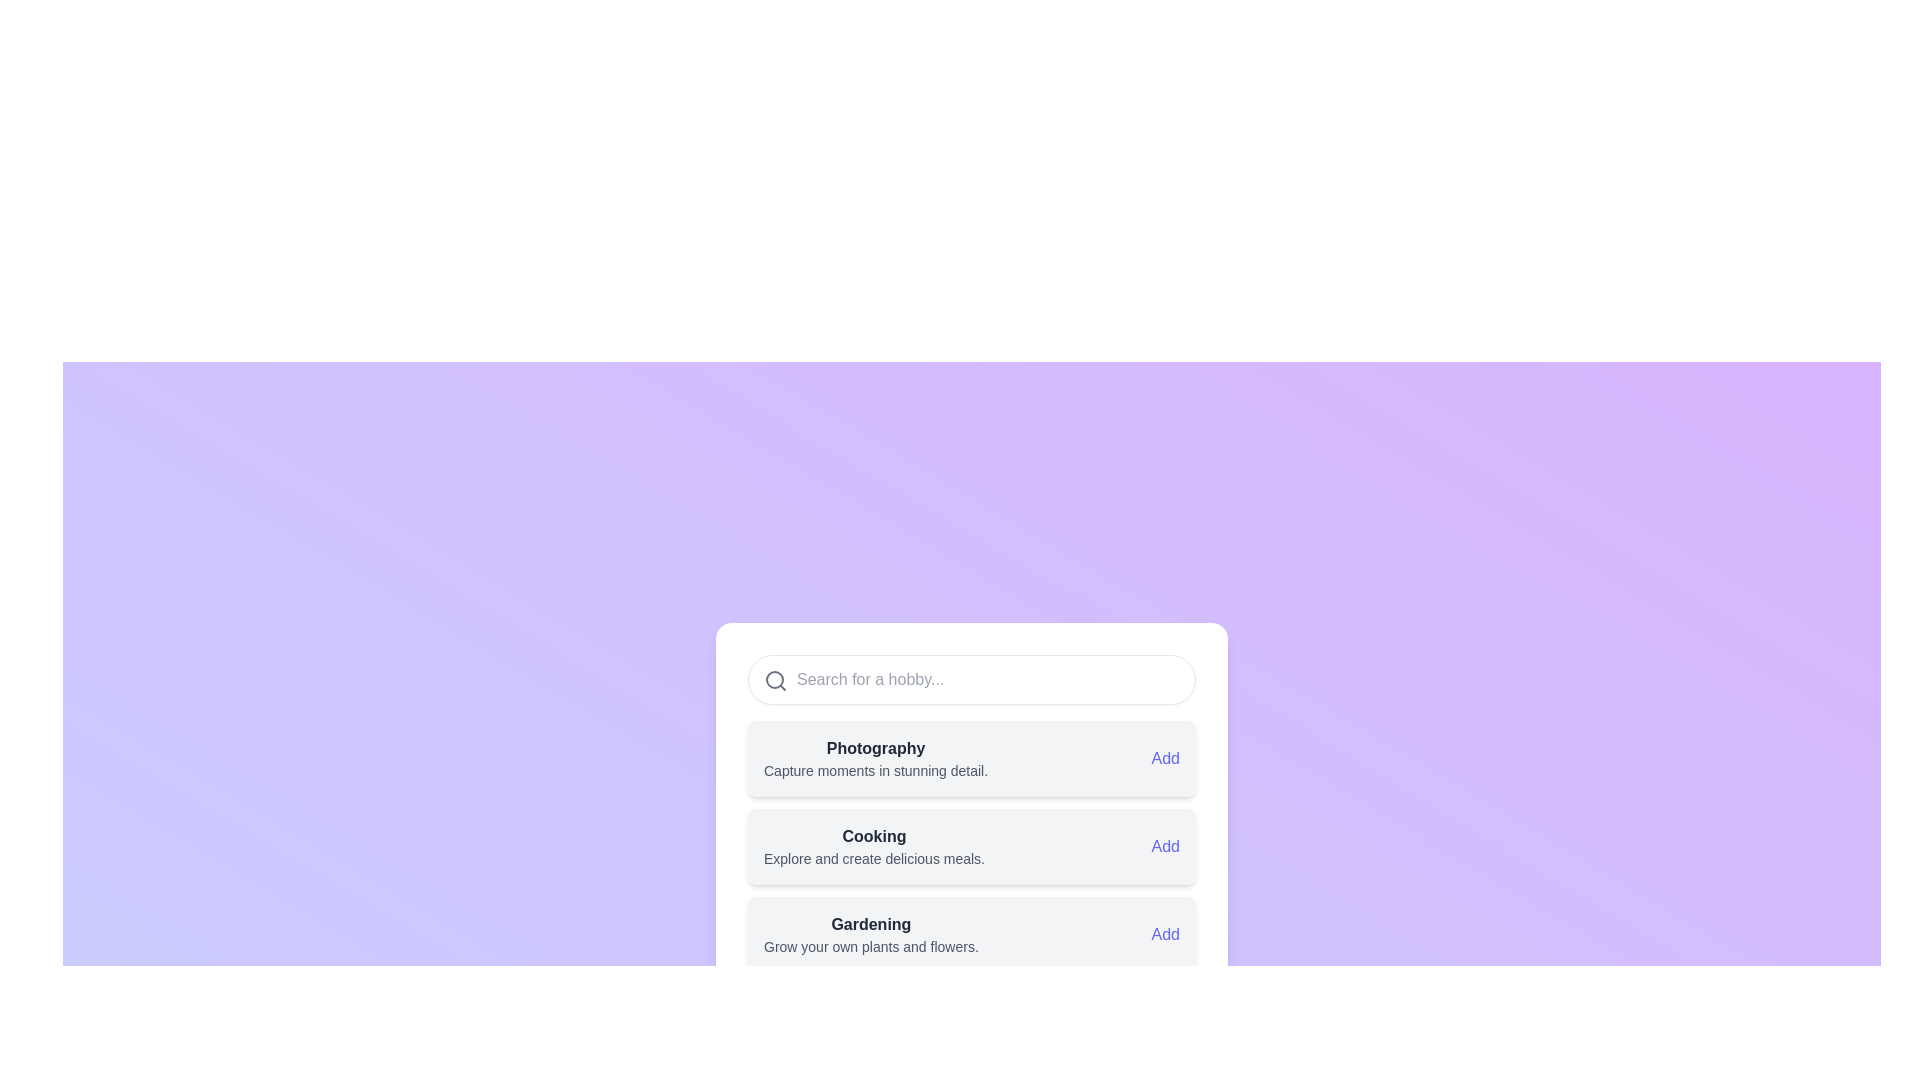  What do you see at coordinates (876, 748) in the screenshot?
I see `the bold, dark gray title text labeled 'Photography' that is positioned at the top of its respective section within the first card of a vertical list of options` at bounding box center [876, 748].